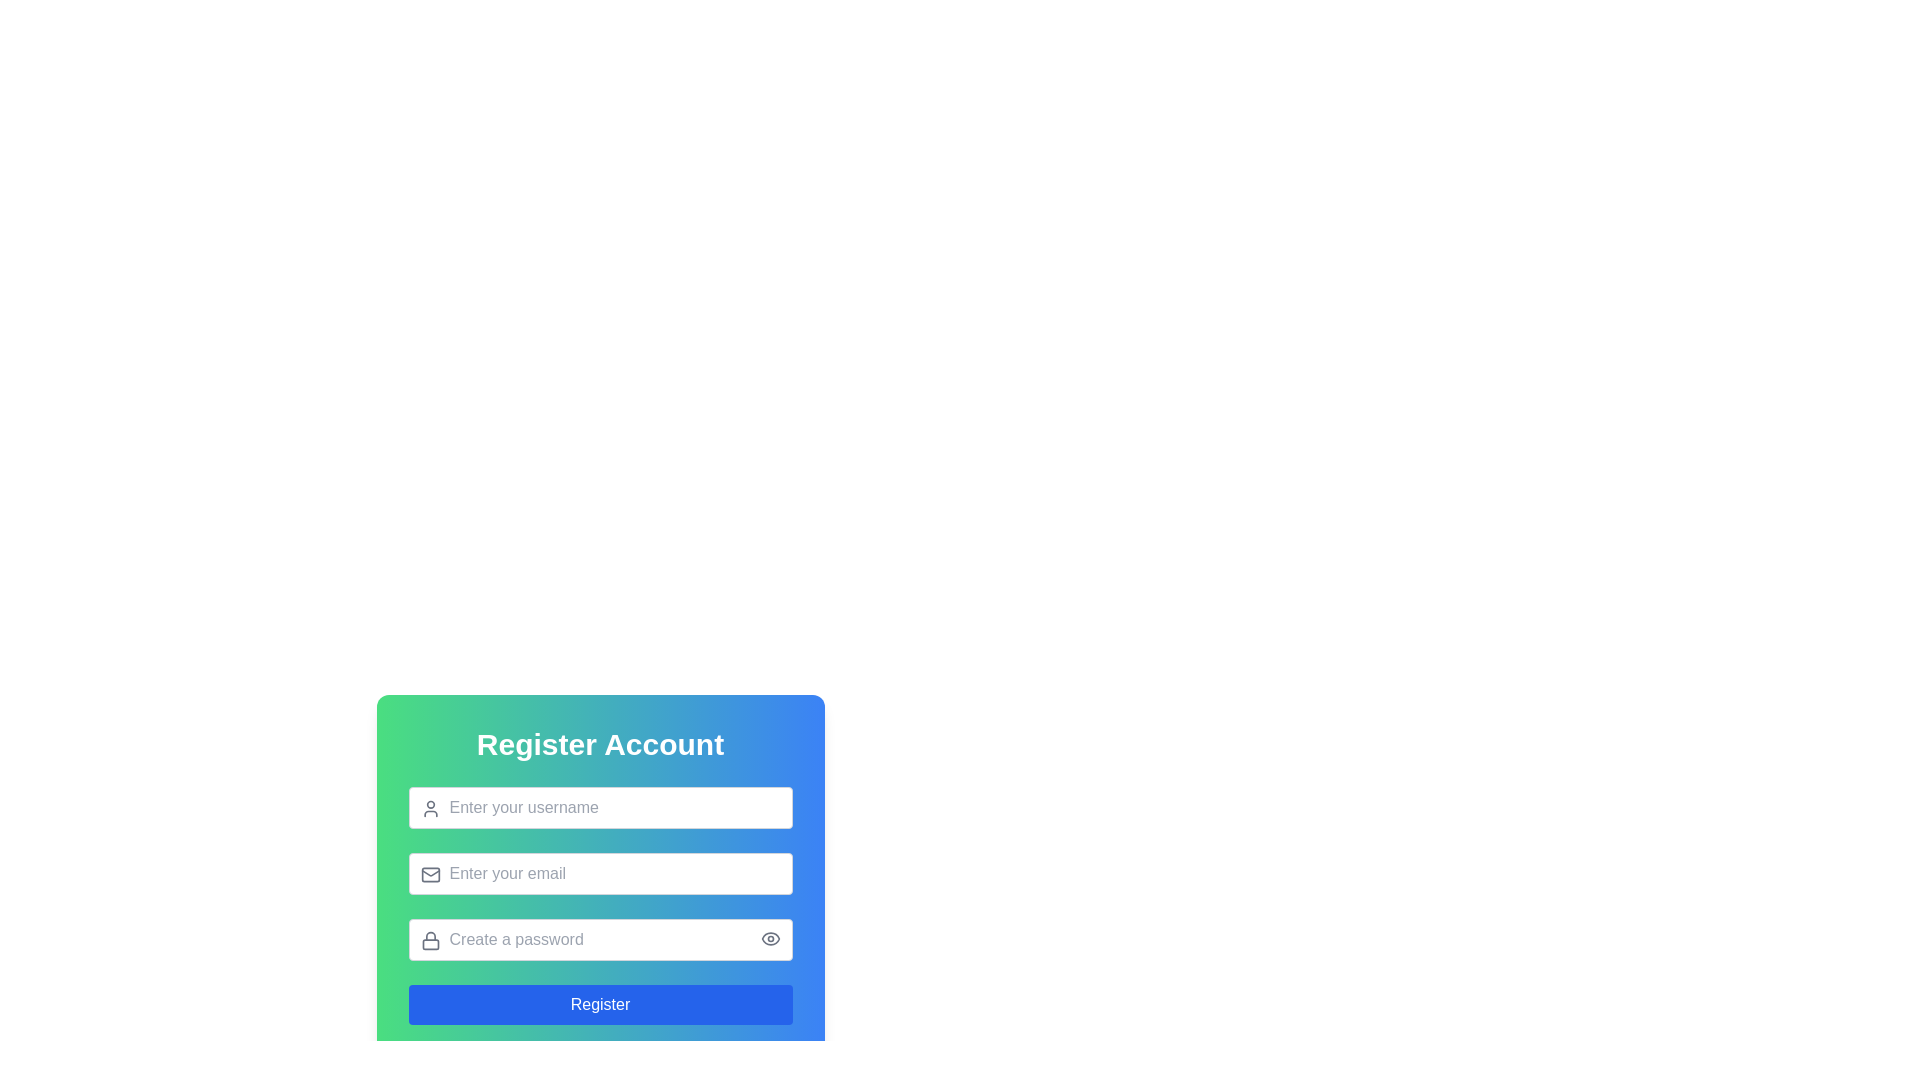  What do you see at coordinates (599, 1005) in the screenshot?
I see `the prominent blue 'Register' button at the bottom of the registration form` at bounding box center [599, 1005].